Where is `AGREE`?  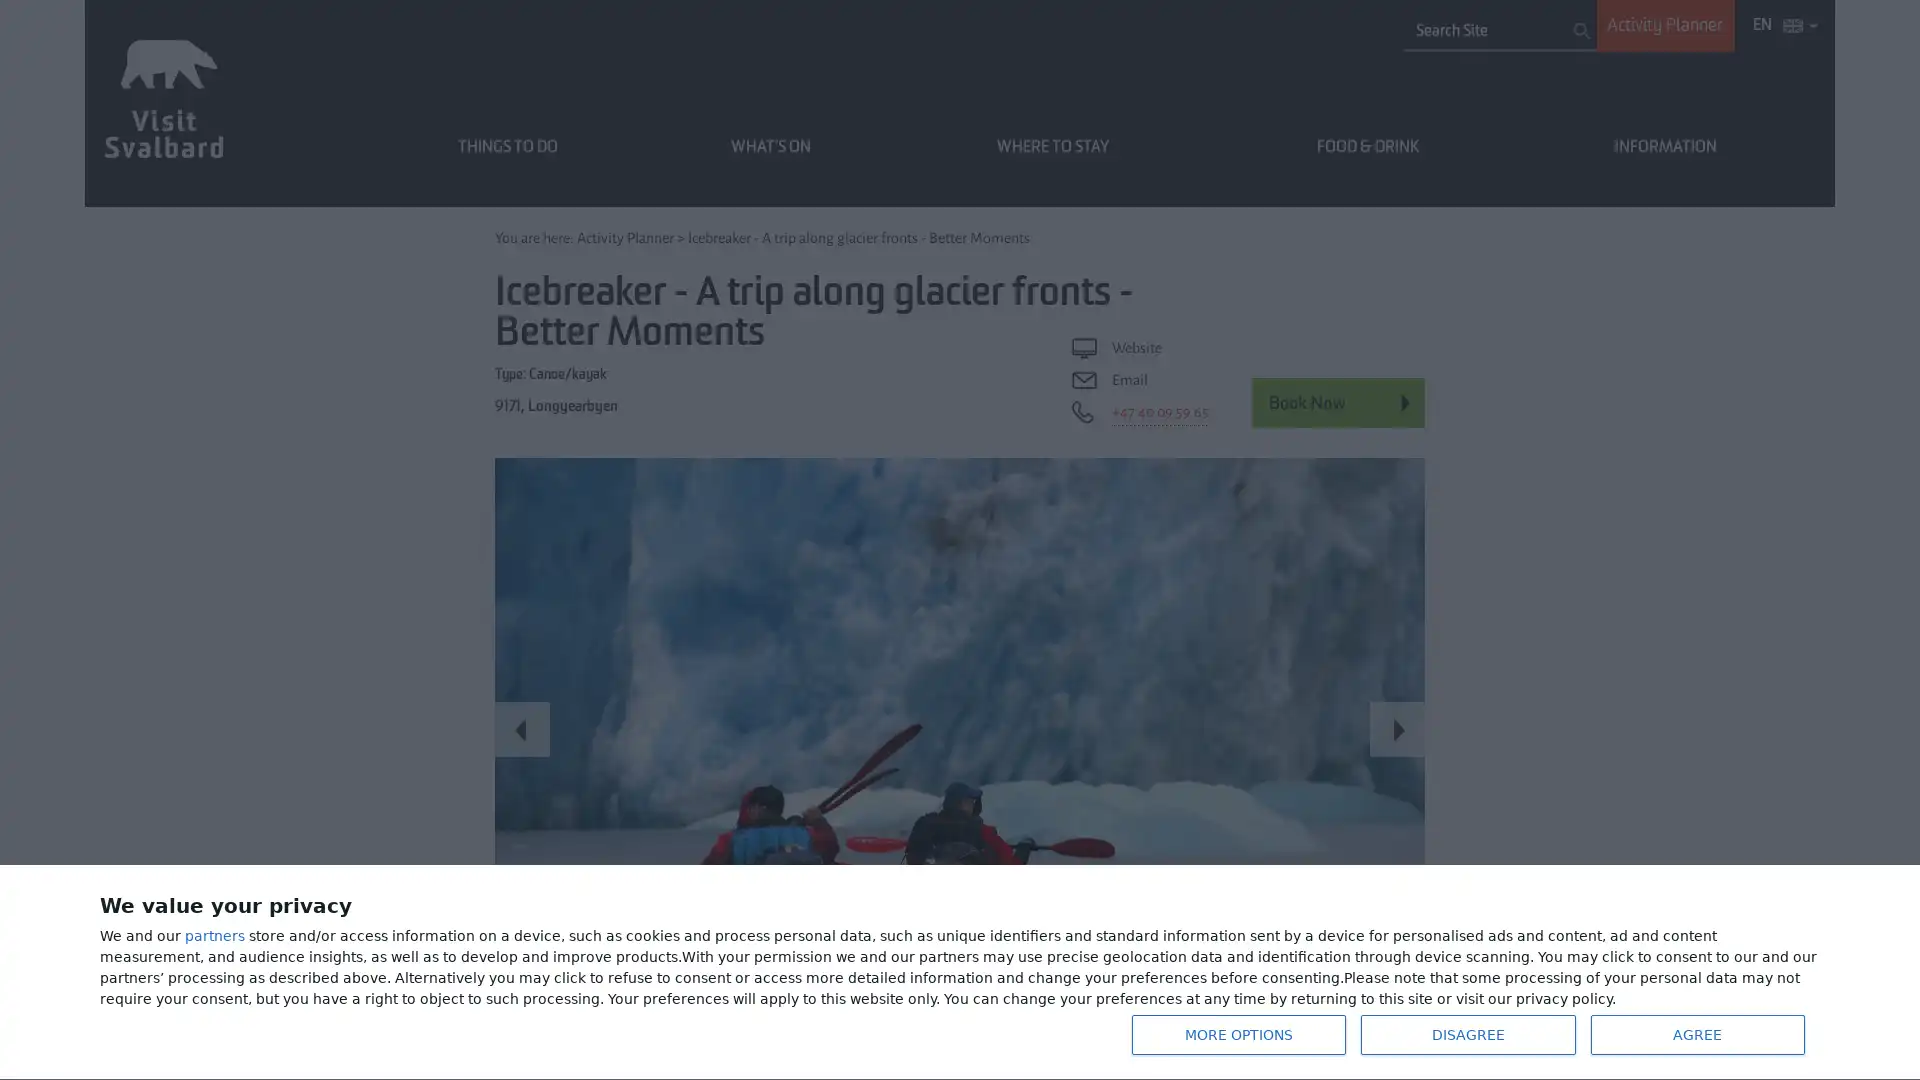
AGREE is located at coordinates (1696, 1034).